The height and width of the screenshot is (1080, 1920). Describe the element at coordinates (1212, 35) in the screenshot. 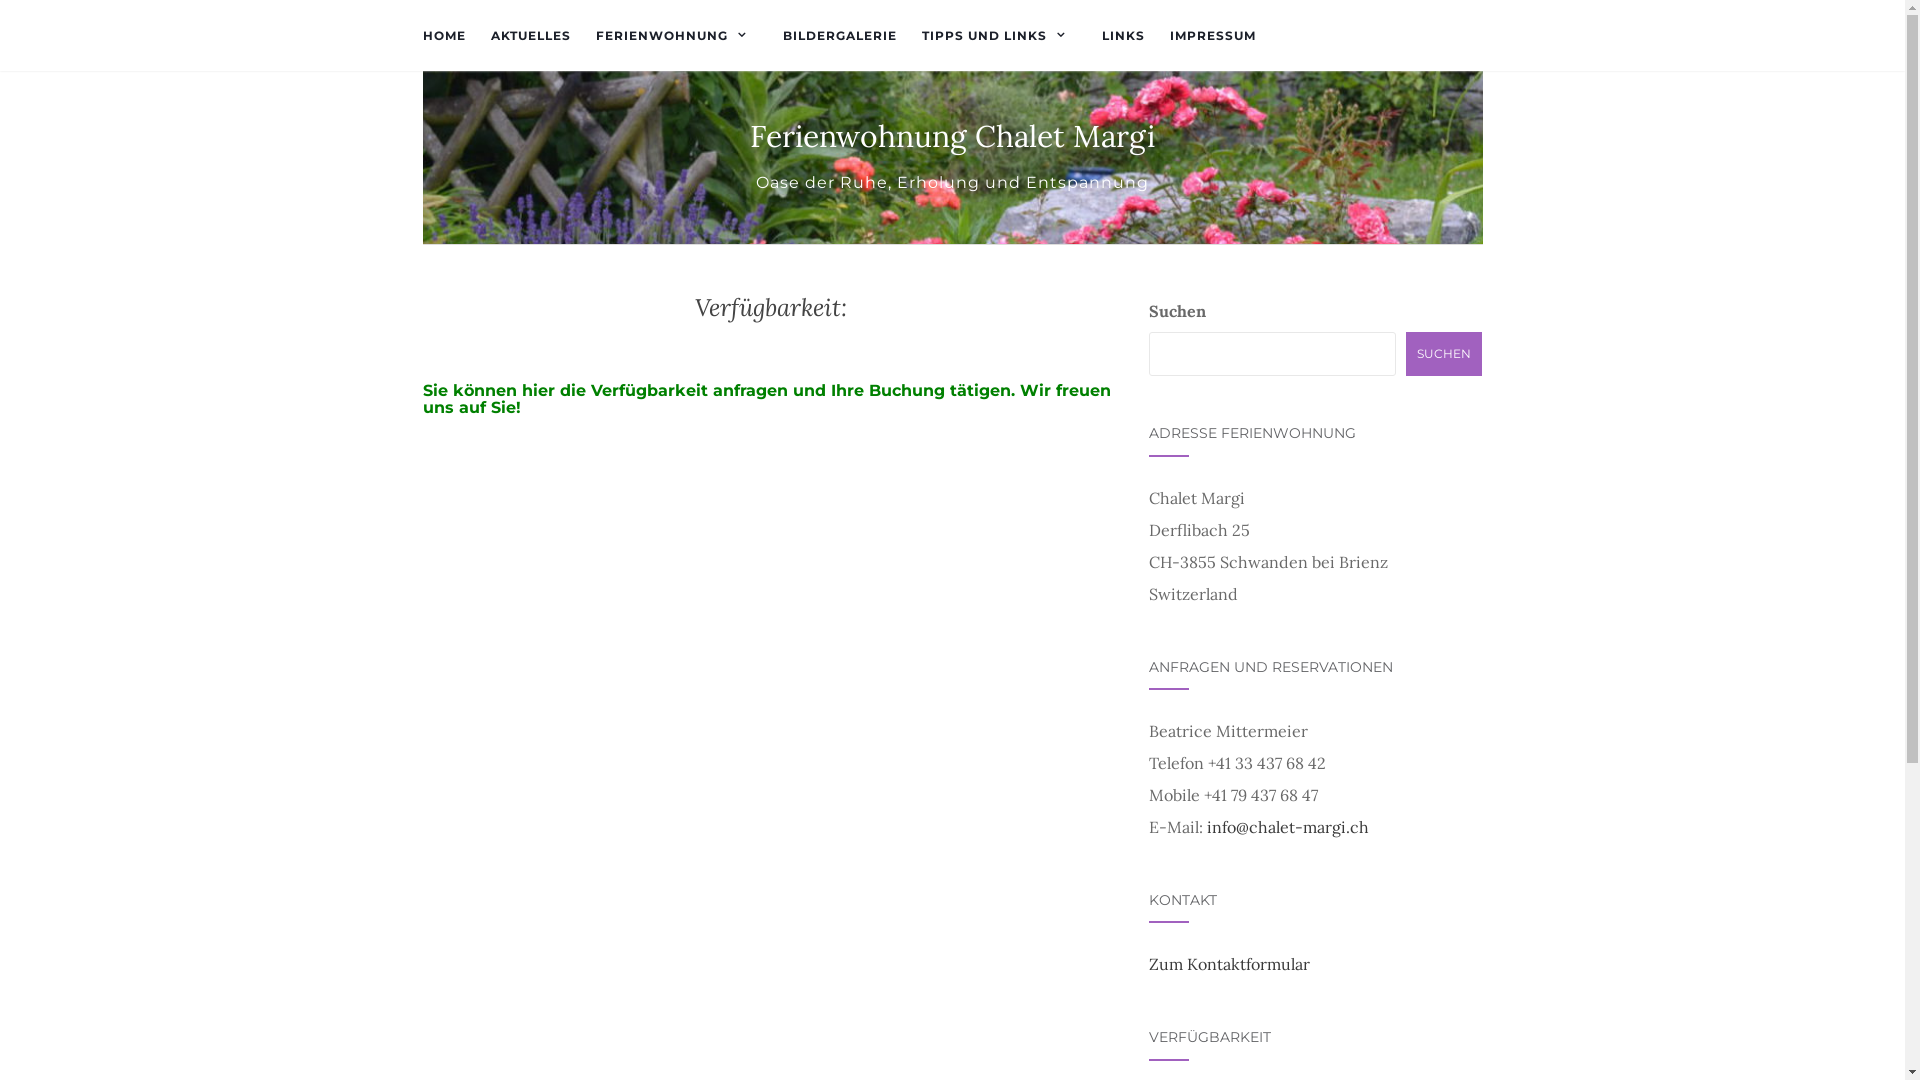

I see `'IMPRESSUM'` at that location.